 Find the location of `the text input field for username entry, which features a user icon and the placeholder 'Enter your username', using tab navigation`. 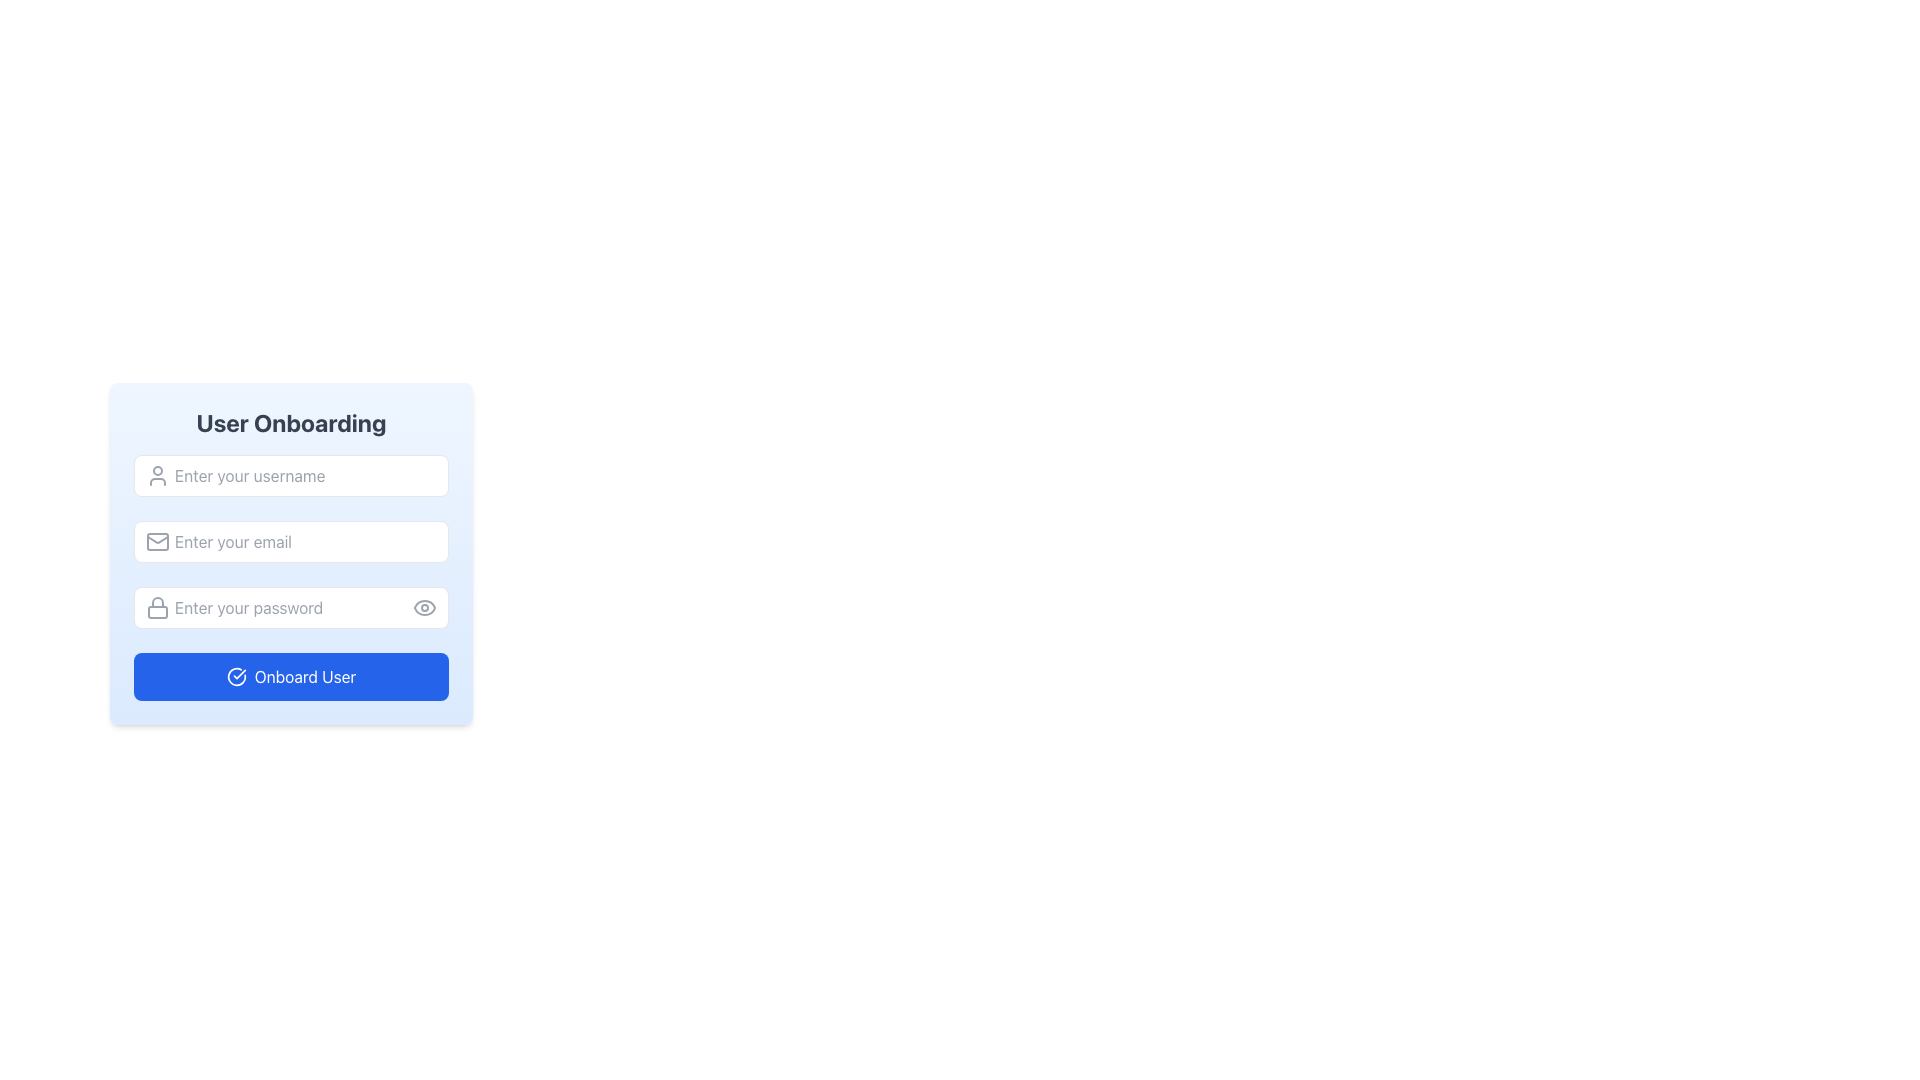

the text input field for username entry, which features a user icon and the placeholder 'Enter your username', using tab navigation is located at coordinates (290, 475).